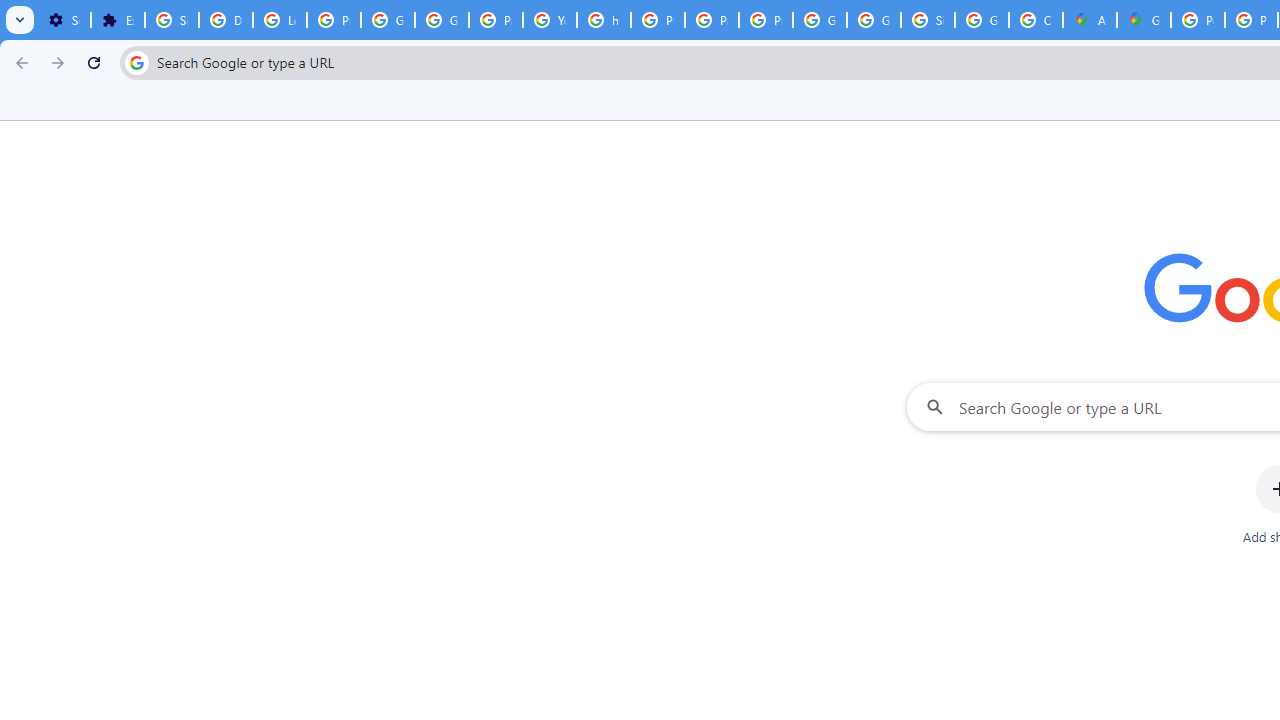 The height and width of the screenshot is (720, 1280). What do you see at coordinates (550, 20) in the screenshot?
I see `'YouTube'` at bounding box center [550, 20].